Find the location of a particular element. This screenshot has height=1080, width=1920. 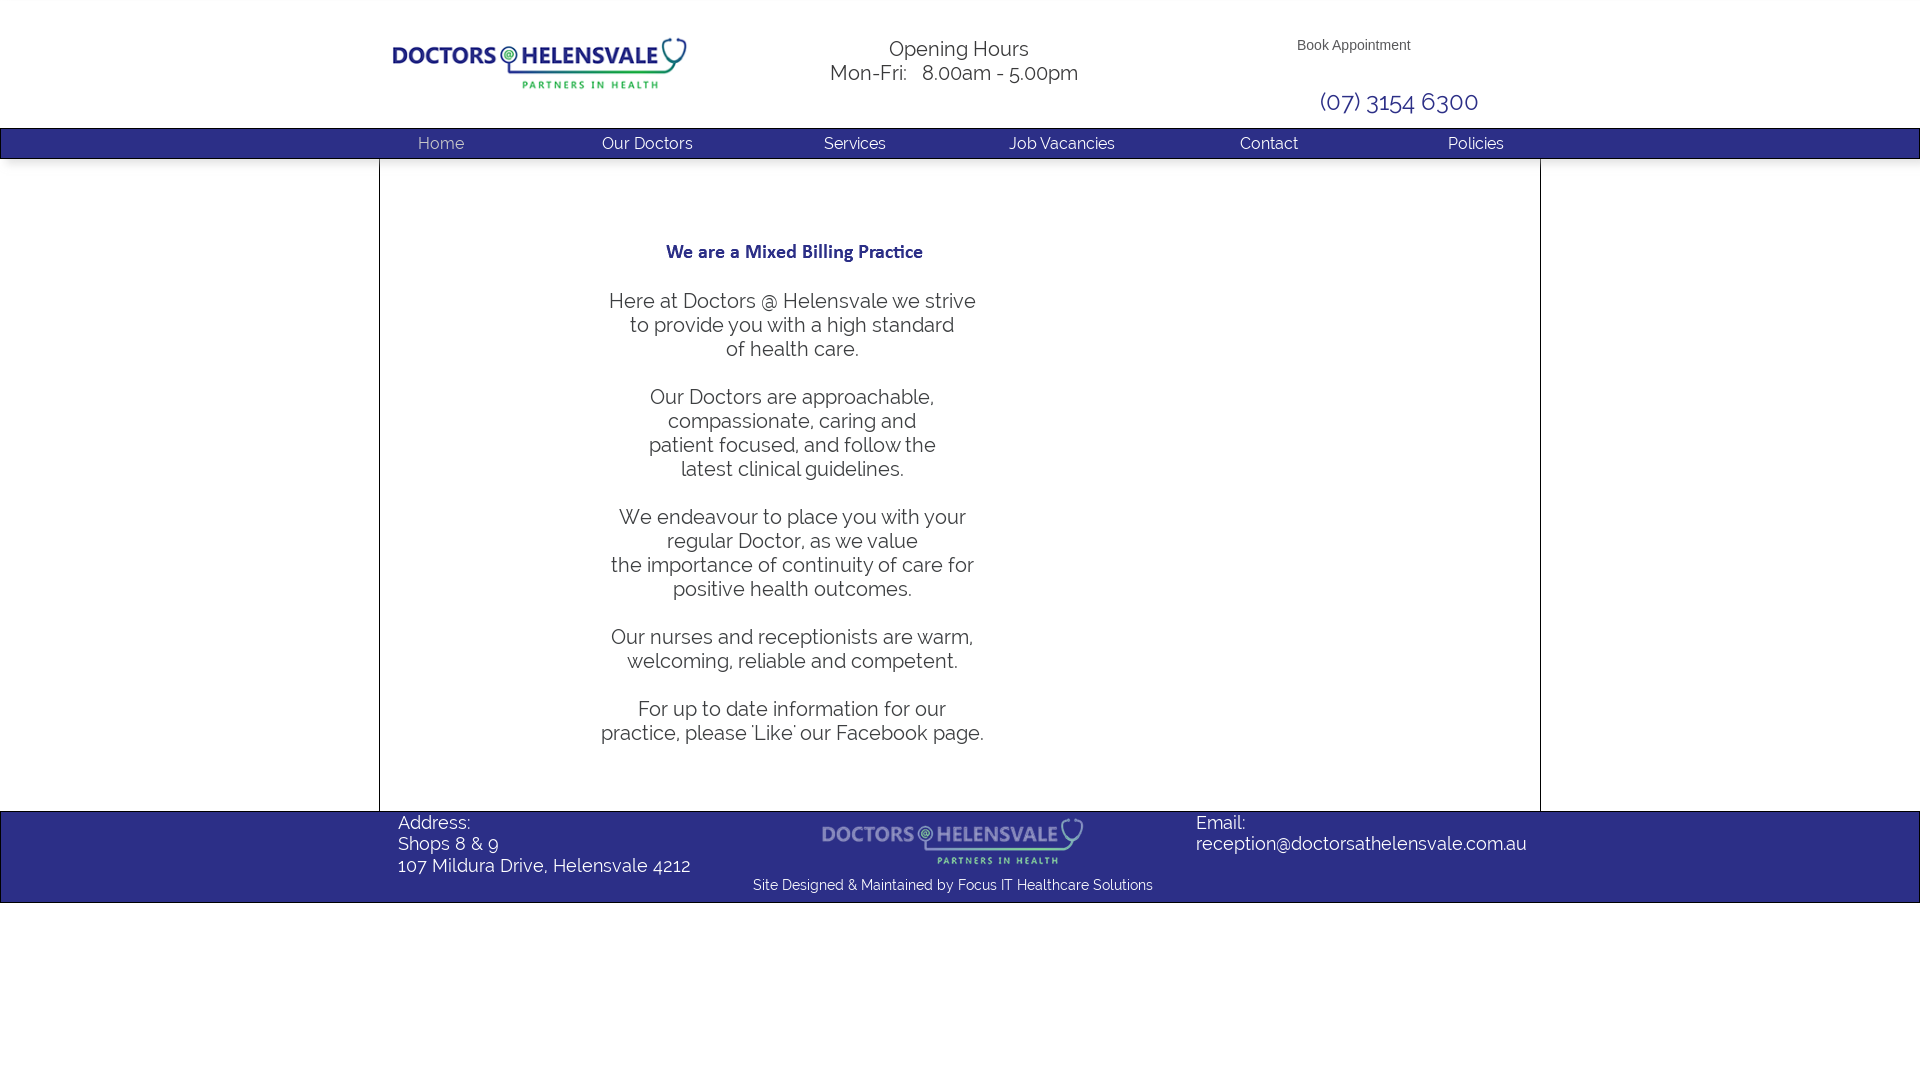

'Focus IT Healthcare Solutions' is located at coordinates (957, 883).